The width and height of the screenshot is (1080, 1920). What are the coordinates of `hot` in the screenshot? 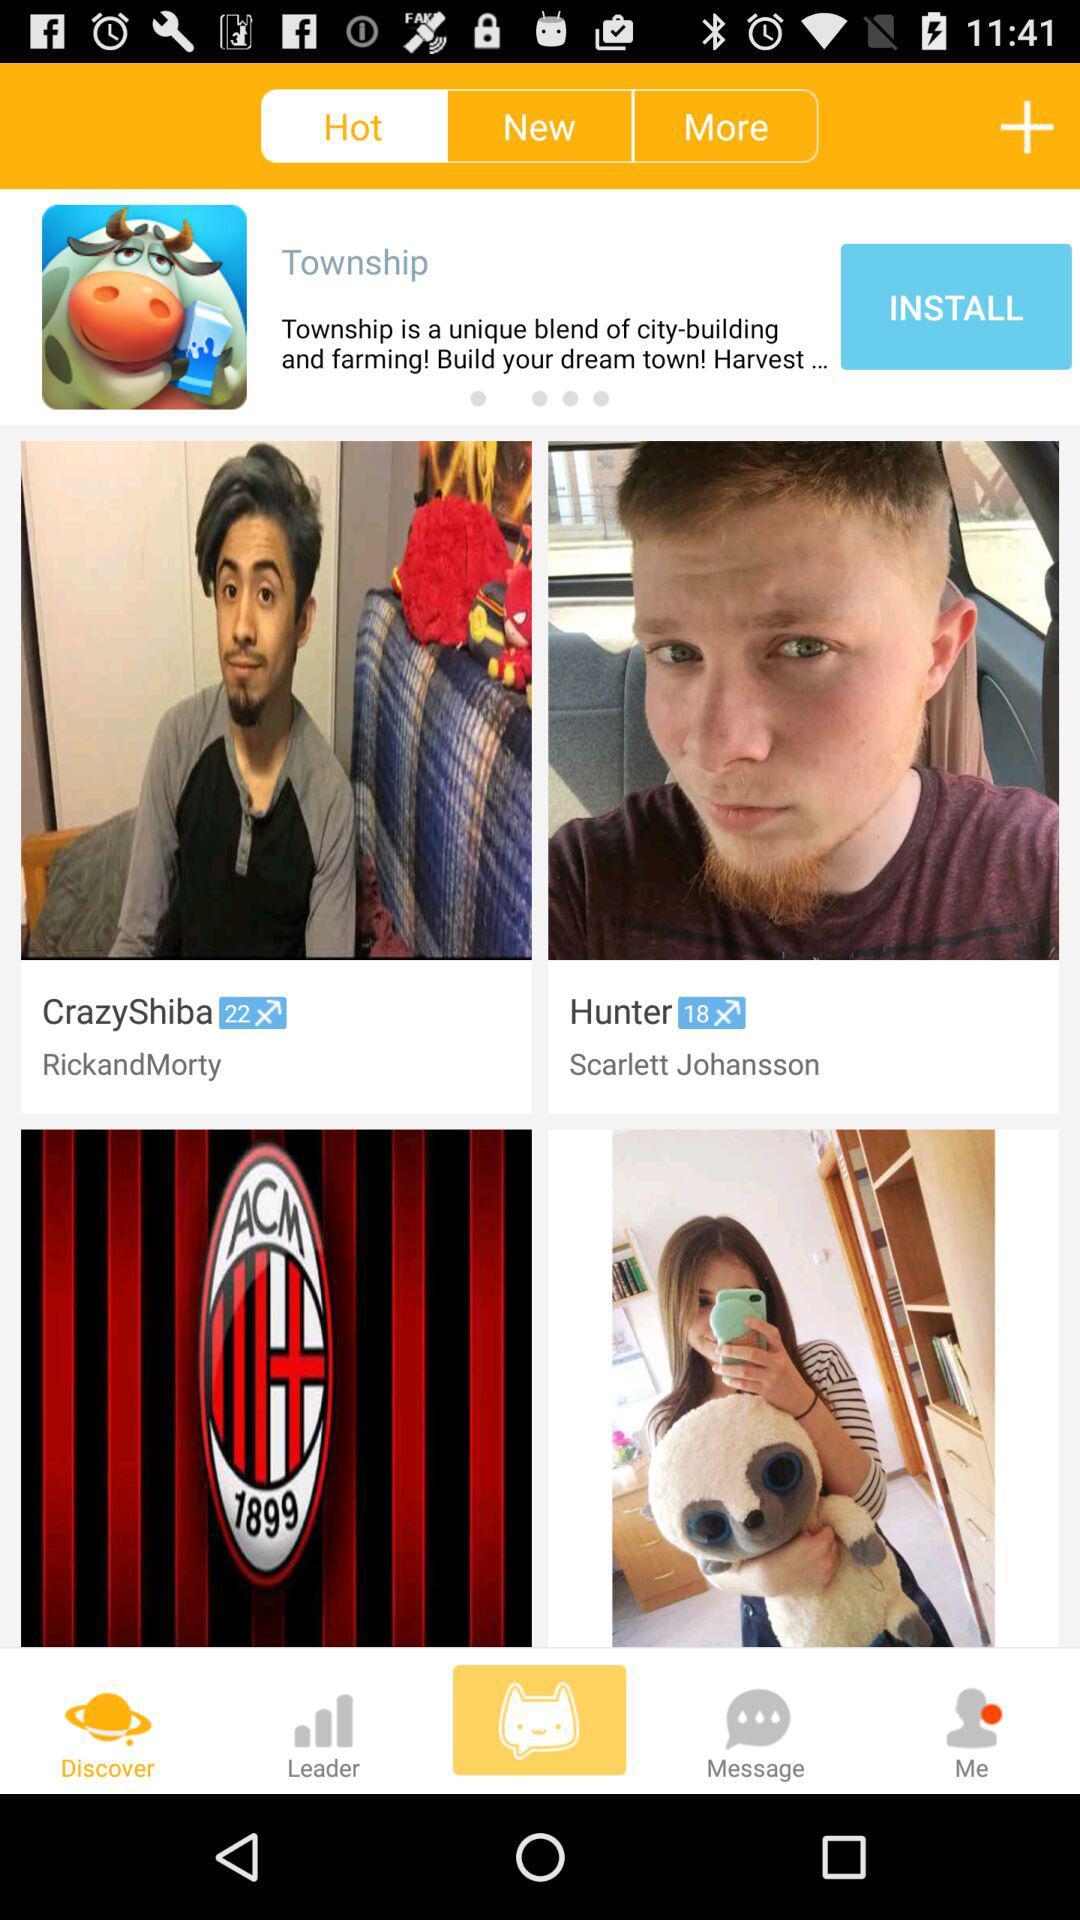 It's located at (352, 124).